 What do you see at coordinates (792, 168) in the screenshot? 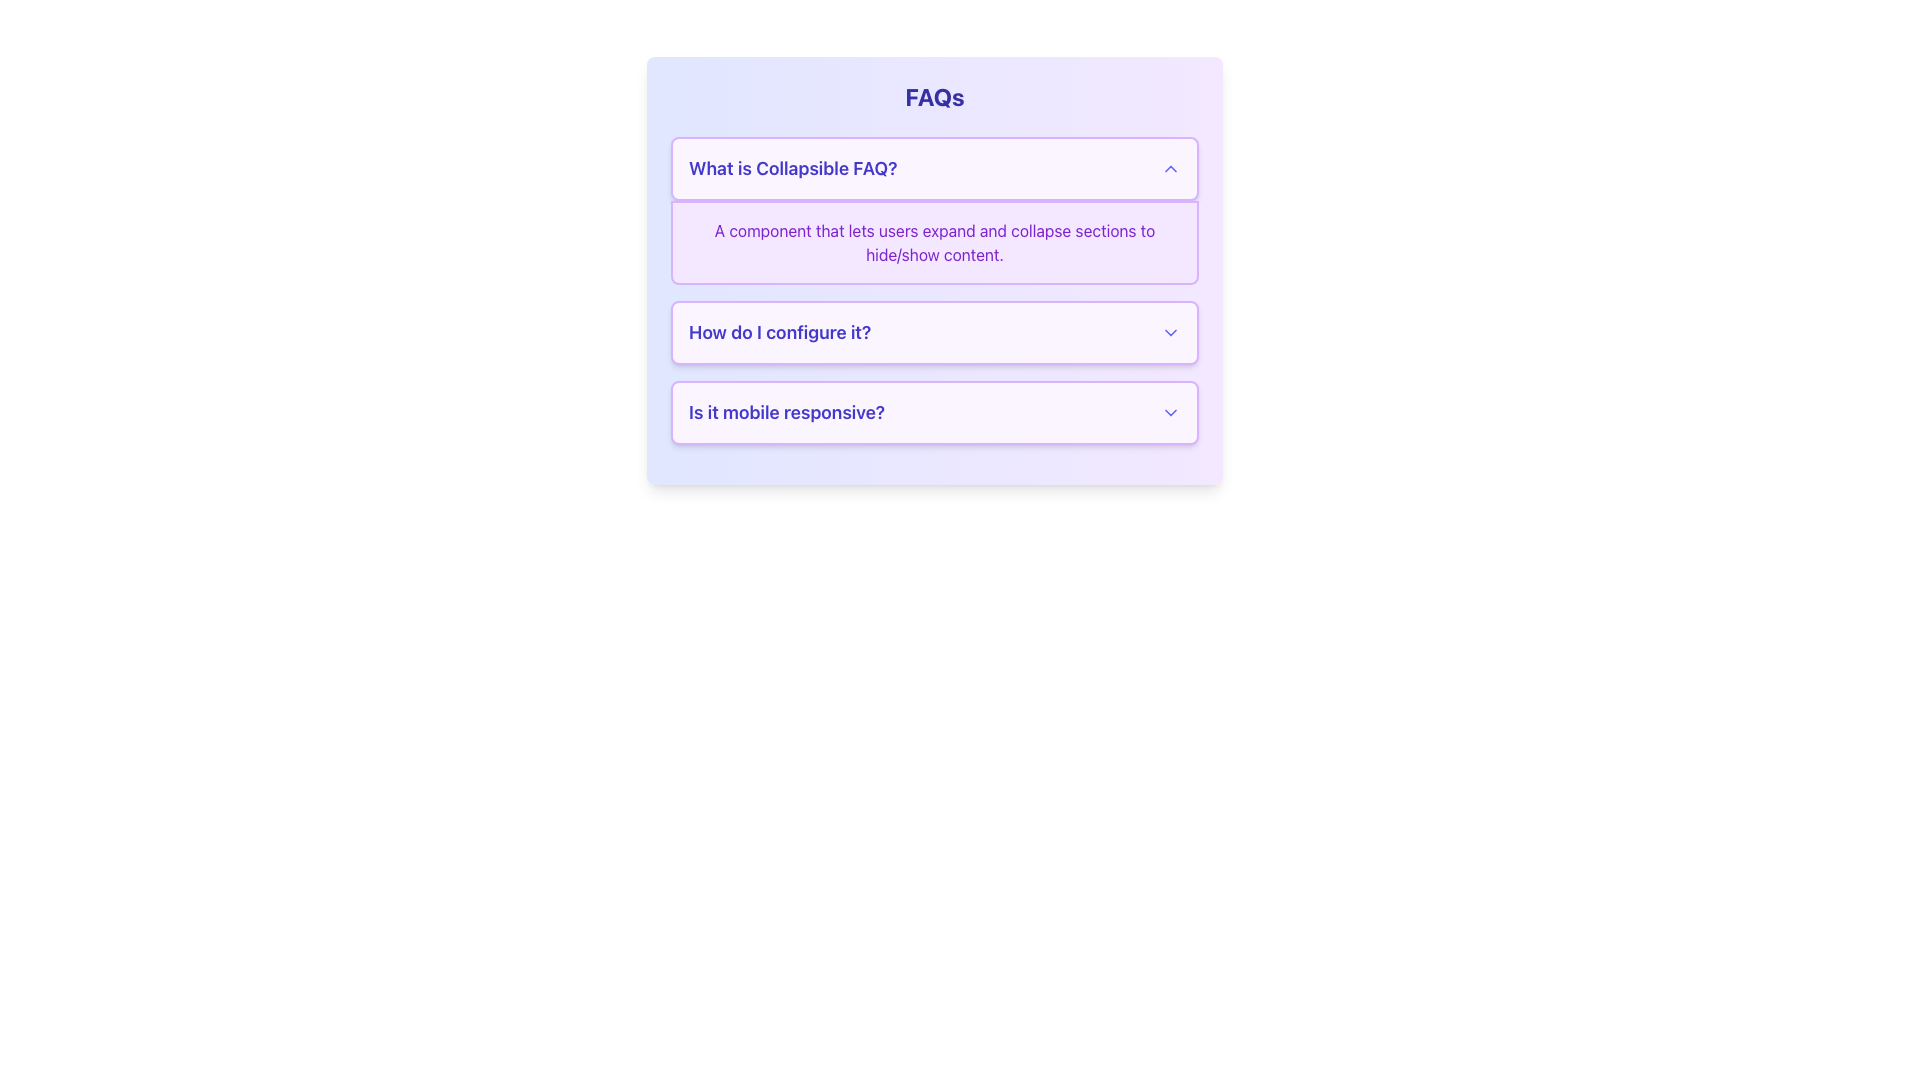
I see `the text label reading 'What is Collapsible FAQ?' displayed in bold indigo font within a purple-bordered card at the top of the FAQ section` at bounding box center [792, 168].